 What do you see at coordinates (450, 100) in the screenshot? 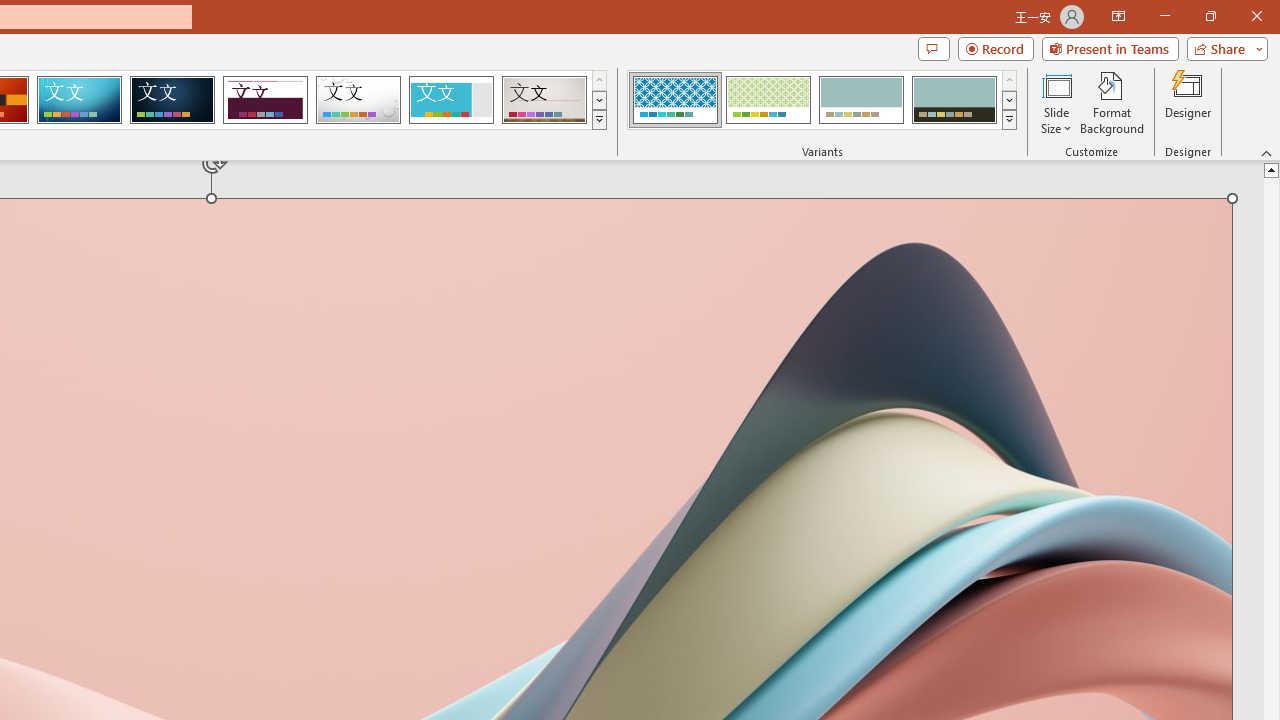
I see `'Frame'` at bounding box center [450, 100].